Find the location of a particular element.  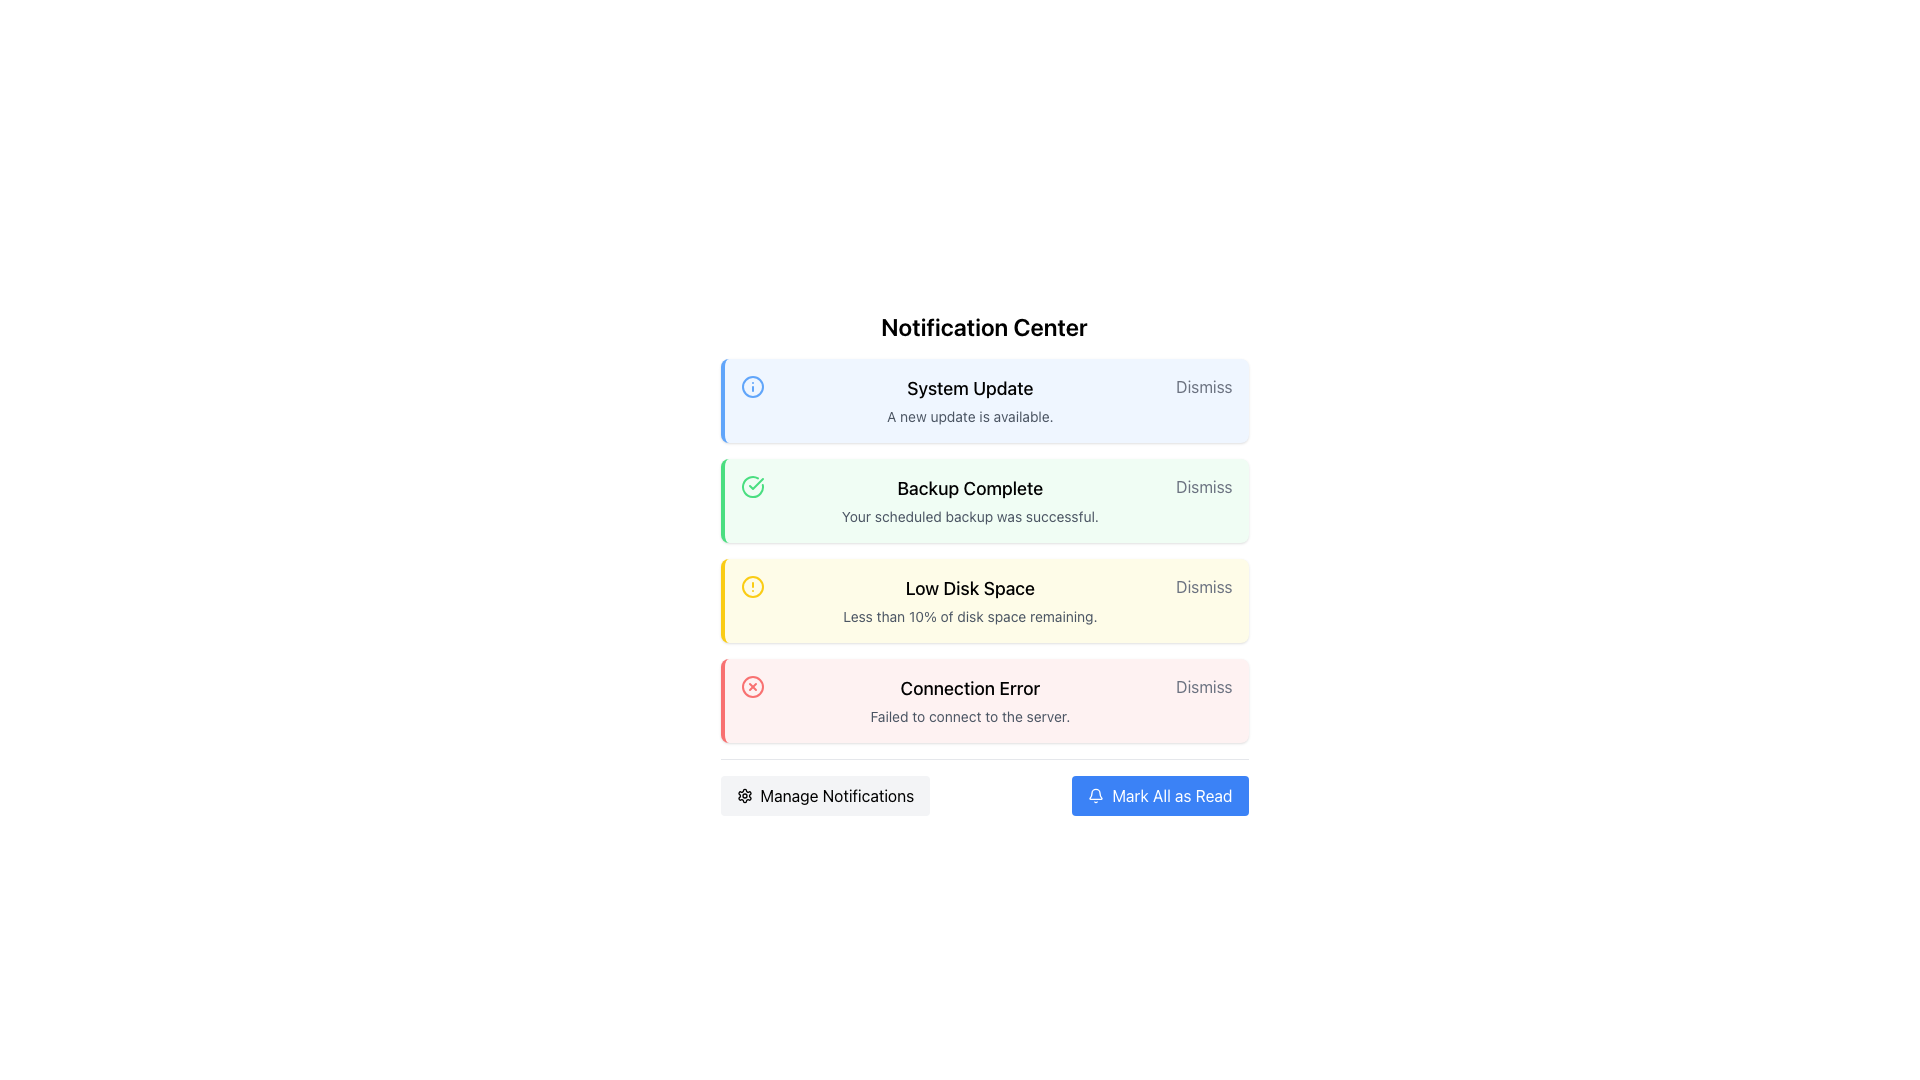

the button with a blue background and white text located at the bottom-right side of the interface to mark all notifications as read is located at coordinates (1172, 794).